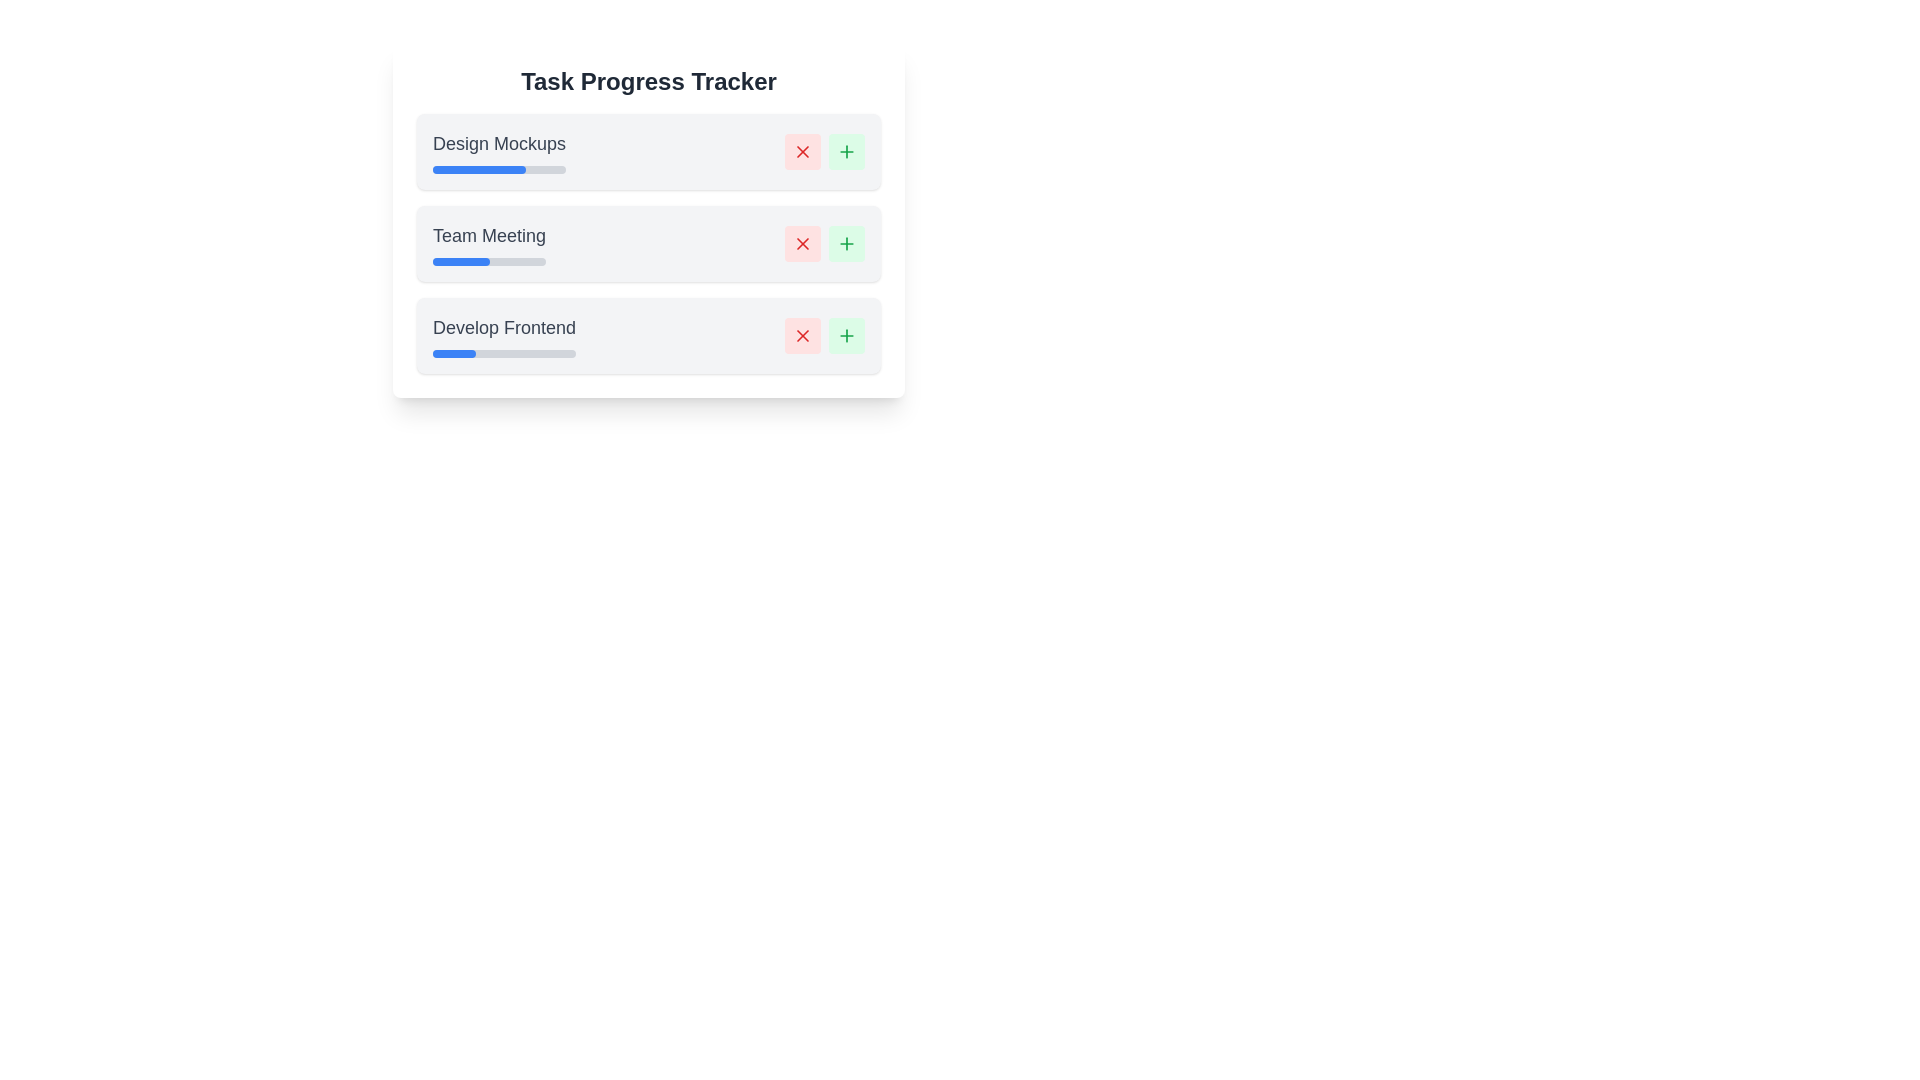 This screenshot has width=1920, height=1080. What do you see at coordinates (802, 242) in the screenshot?
I see `the minus button for the task Team Meeting to adjust its progress` at bounding box center [802, 242].